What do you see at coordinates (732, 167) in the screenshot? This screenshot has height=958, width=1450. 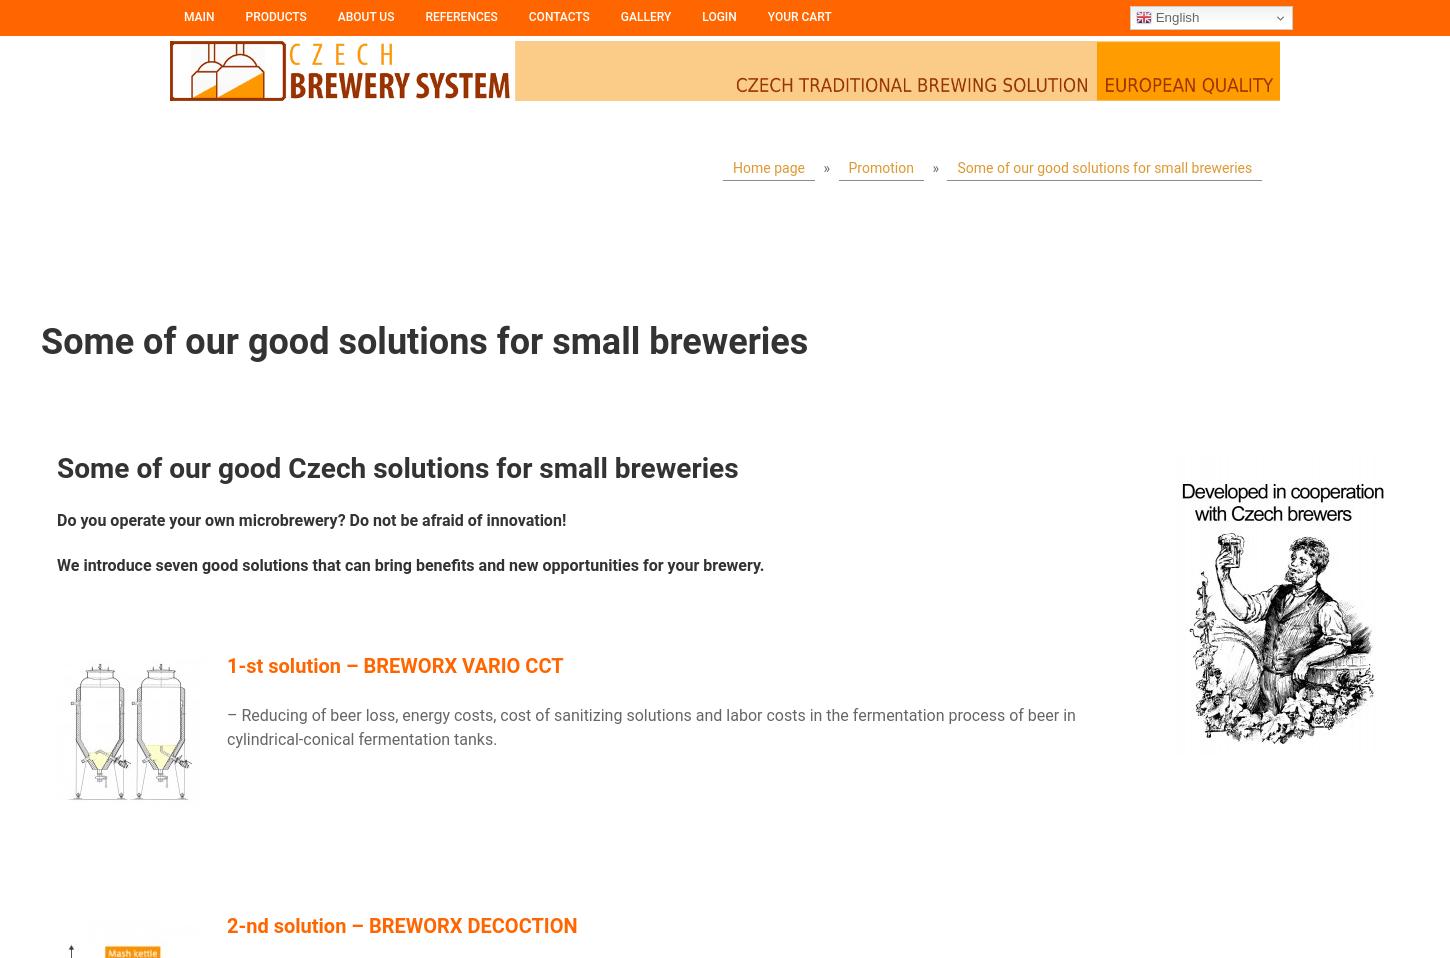 I see `'Home page'` at bounding box center [732, 167].